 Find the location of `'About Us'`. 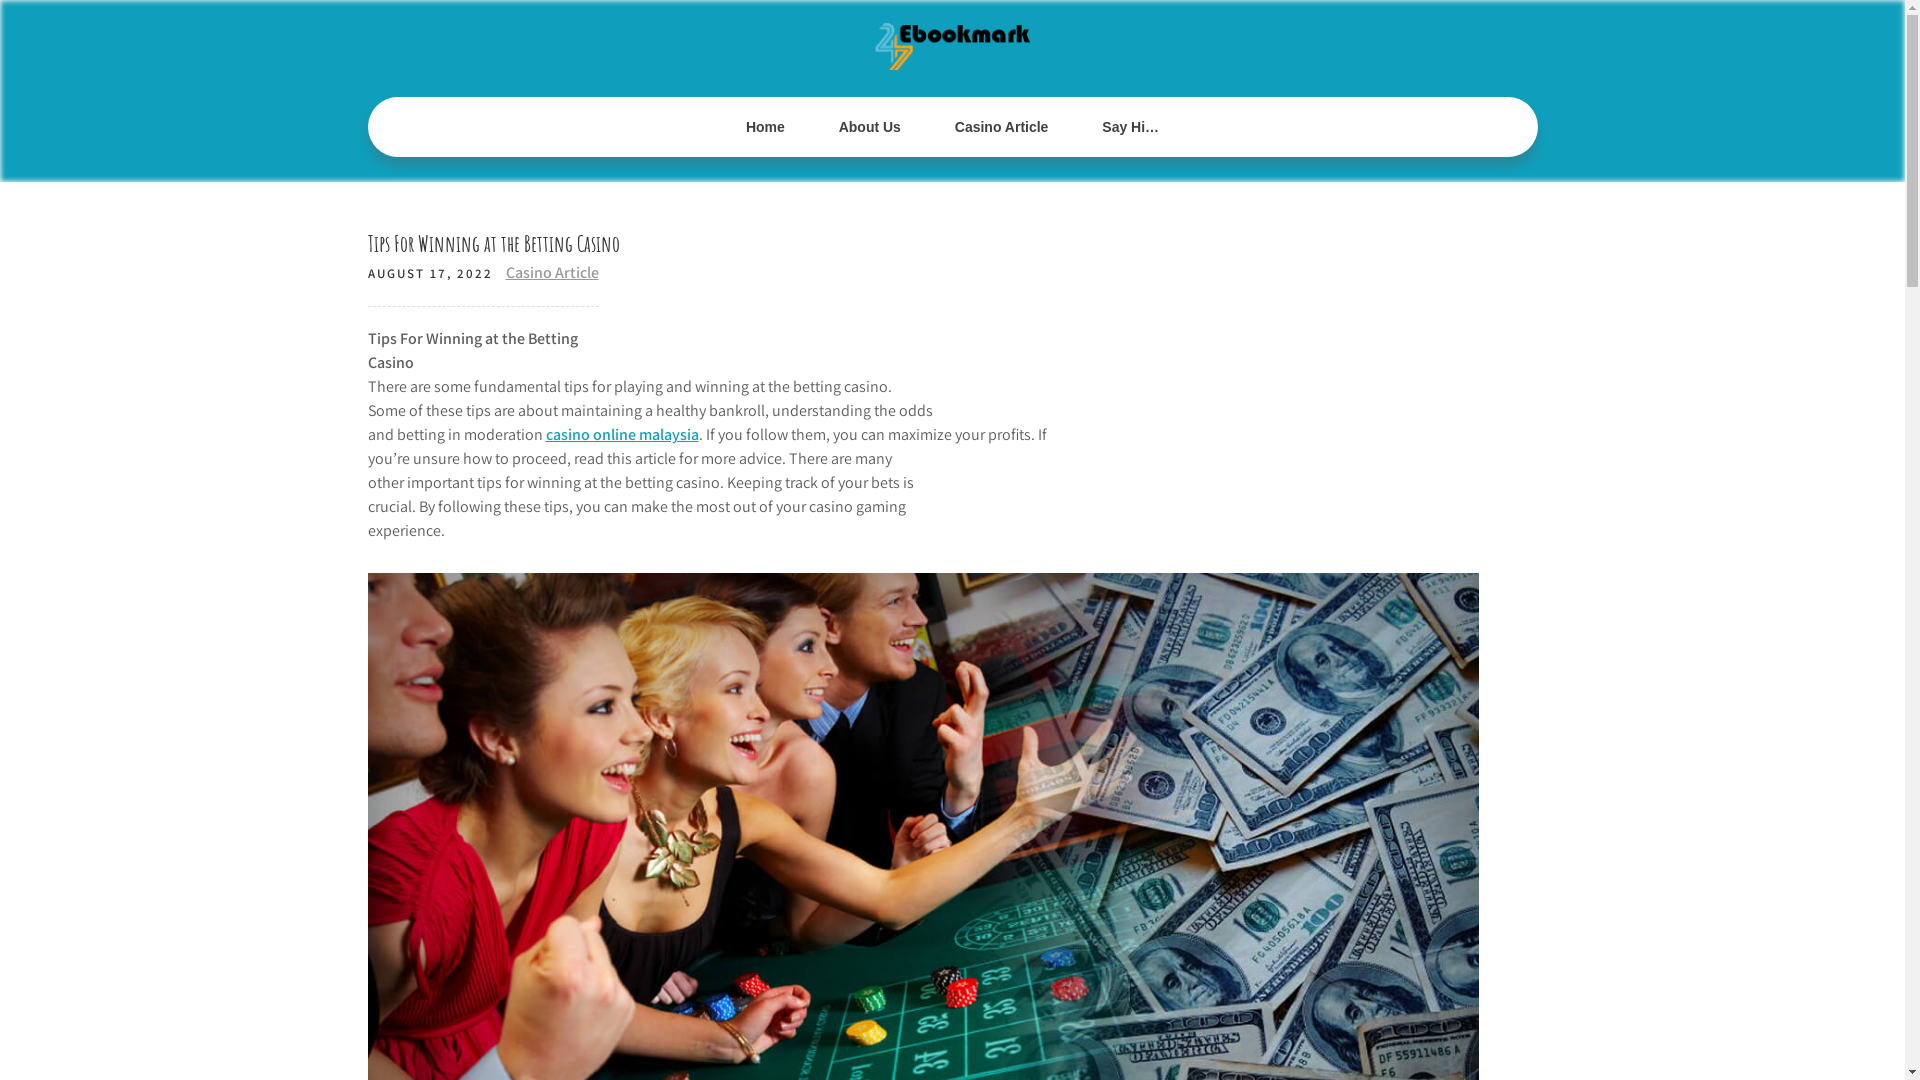

'About Us' is located at coordinates (869, 127).